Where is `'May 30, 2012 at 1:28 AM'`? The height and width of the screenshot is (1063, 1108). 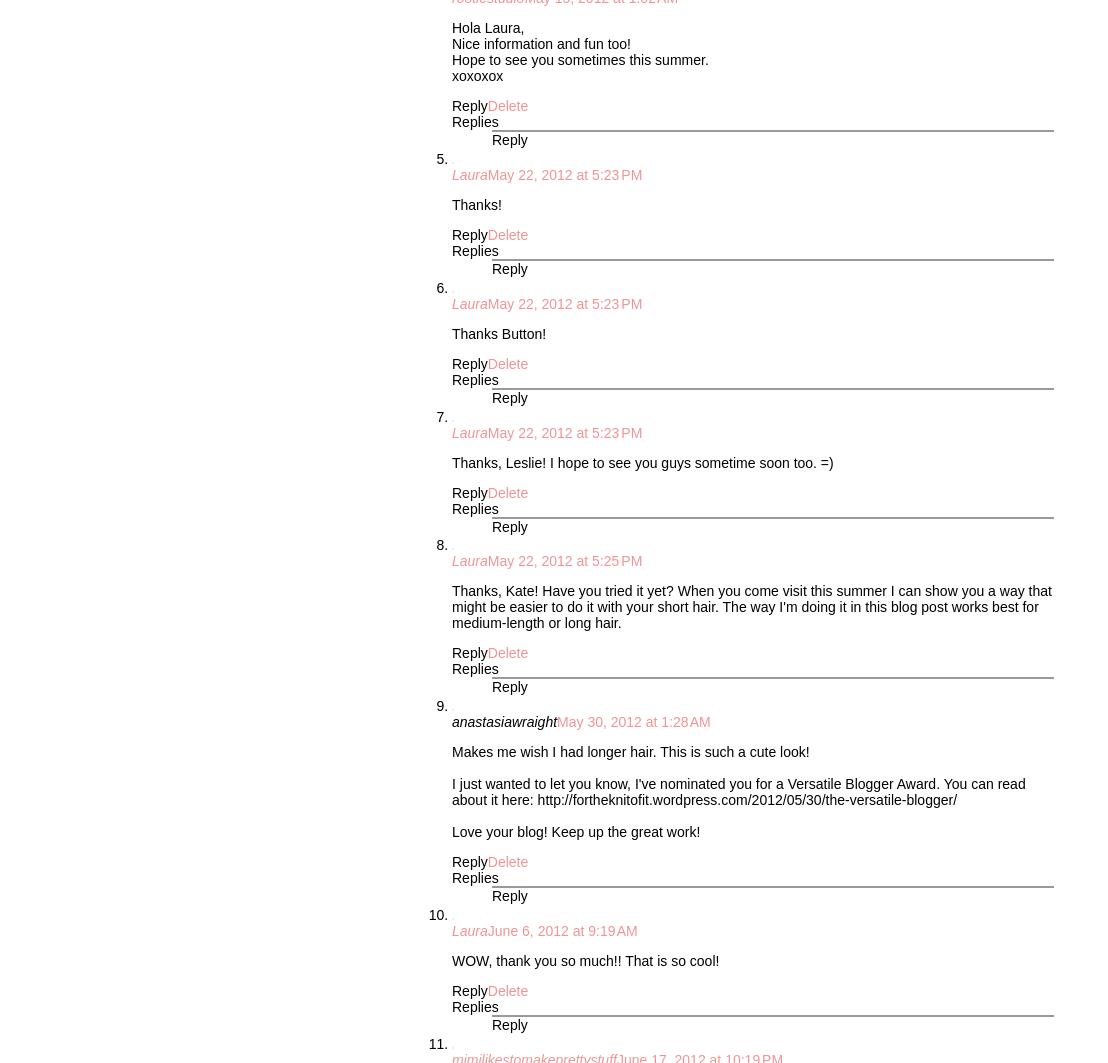
'May 30, 2012 at 1:28 AM' is located at coordinates (632, 720).